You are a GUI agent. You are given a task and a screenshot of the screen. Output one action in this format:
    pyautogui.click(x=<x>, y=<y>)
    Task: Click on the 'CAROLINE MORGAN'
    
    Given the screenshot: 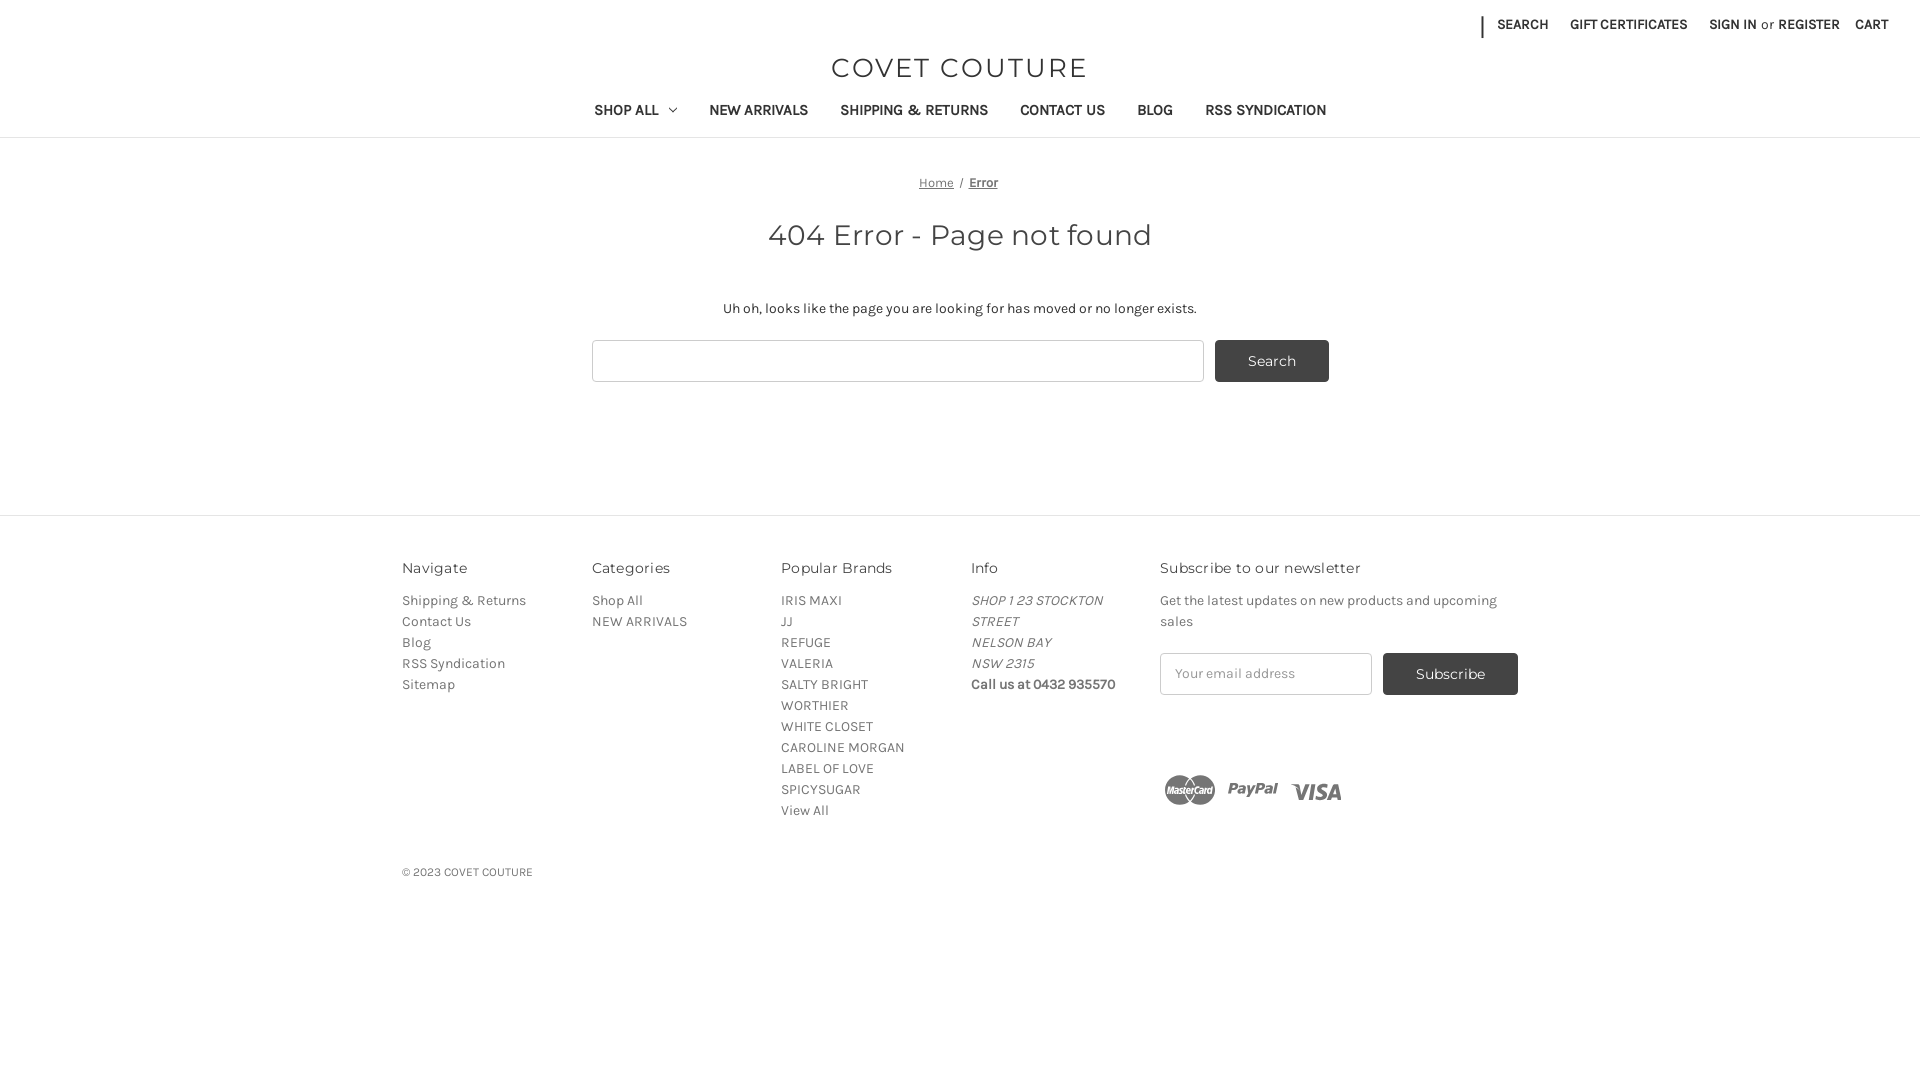 What is the action you would take?
    pyautogui.click(x=843, y=747)
    